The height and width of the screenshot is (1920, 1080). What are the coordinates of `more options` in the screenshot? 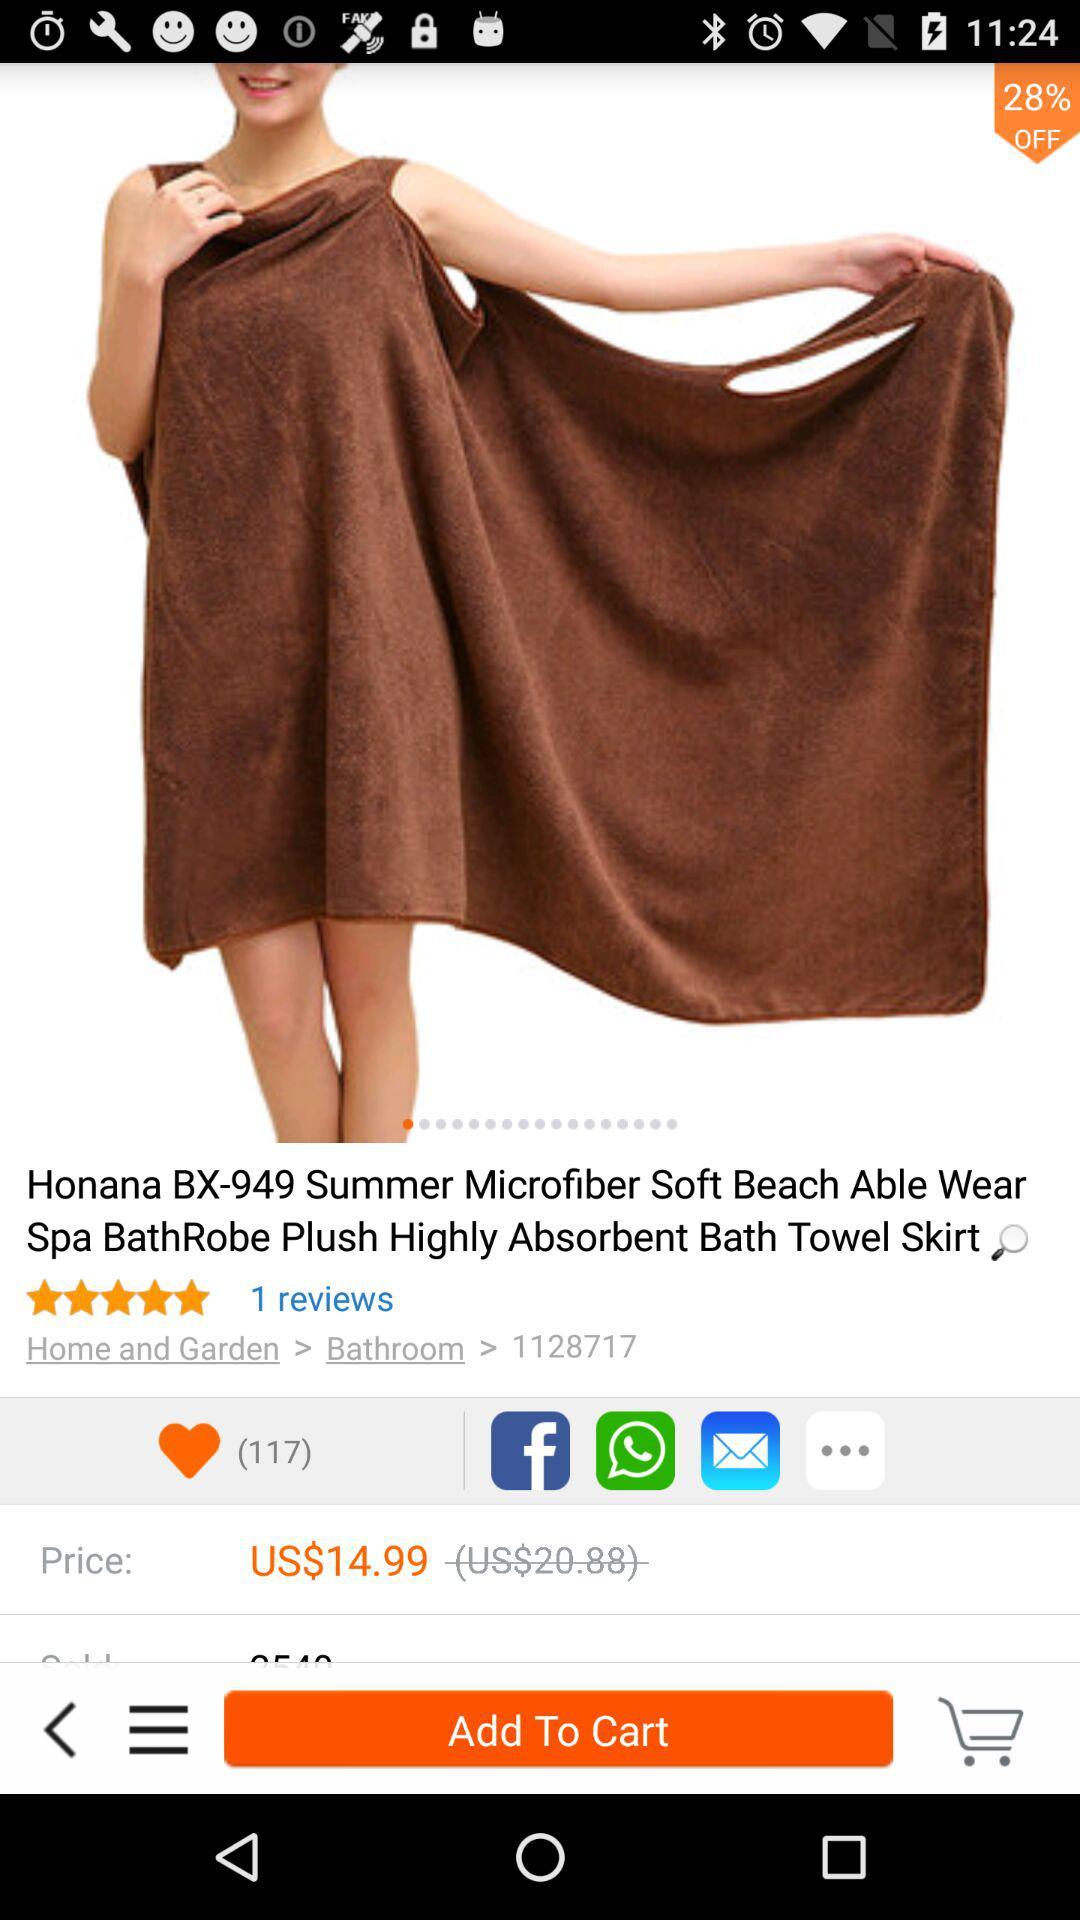 It's located at (157, 1728).